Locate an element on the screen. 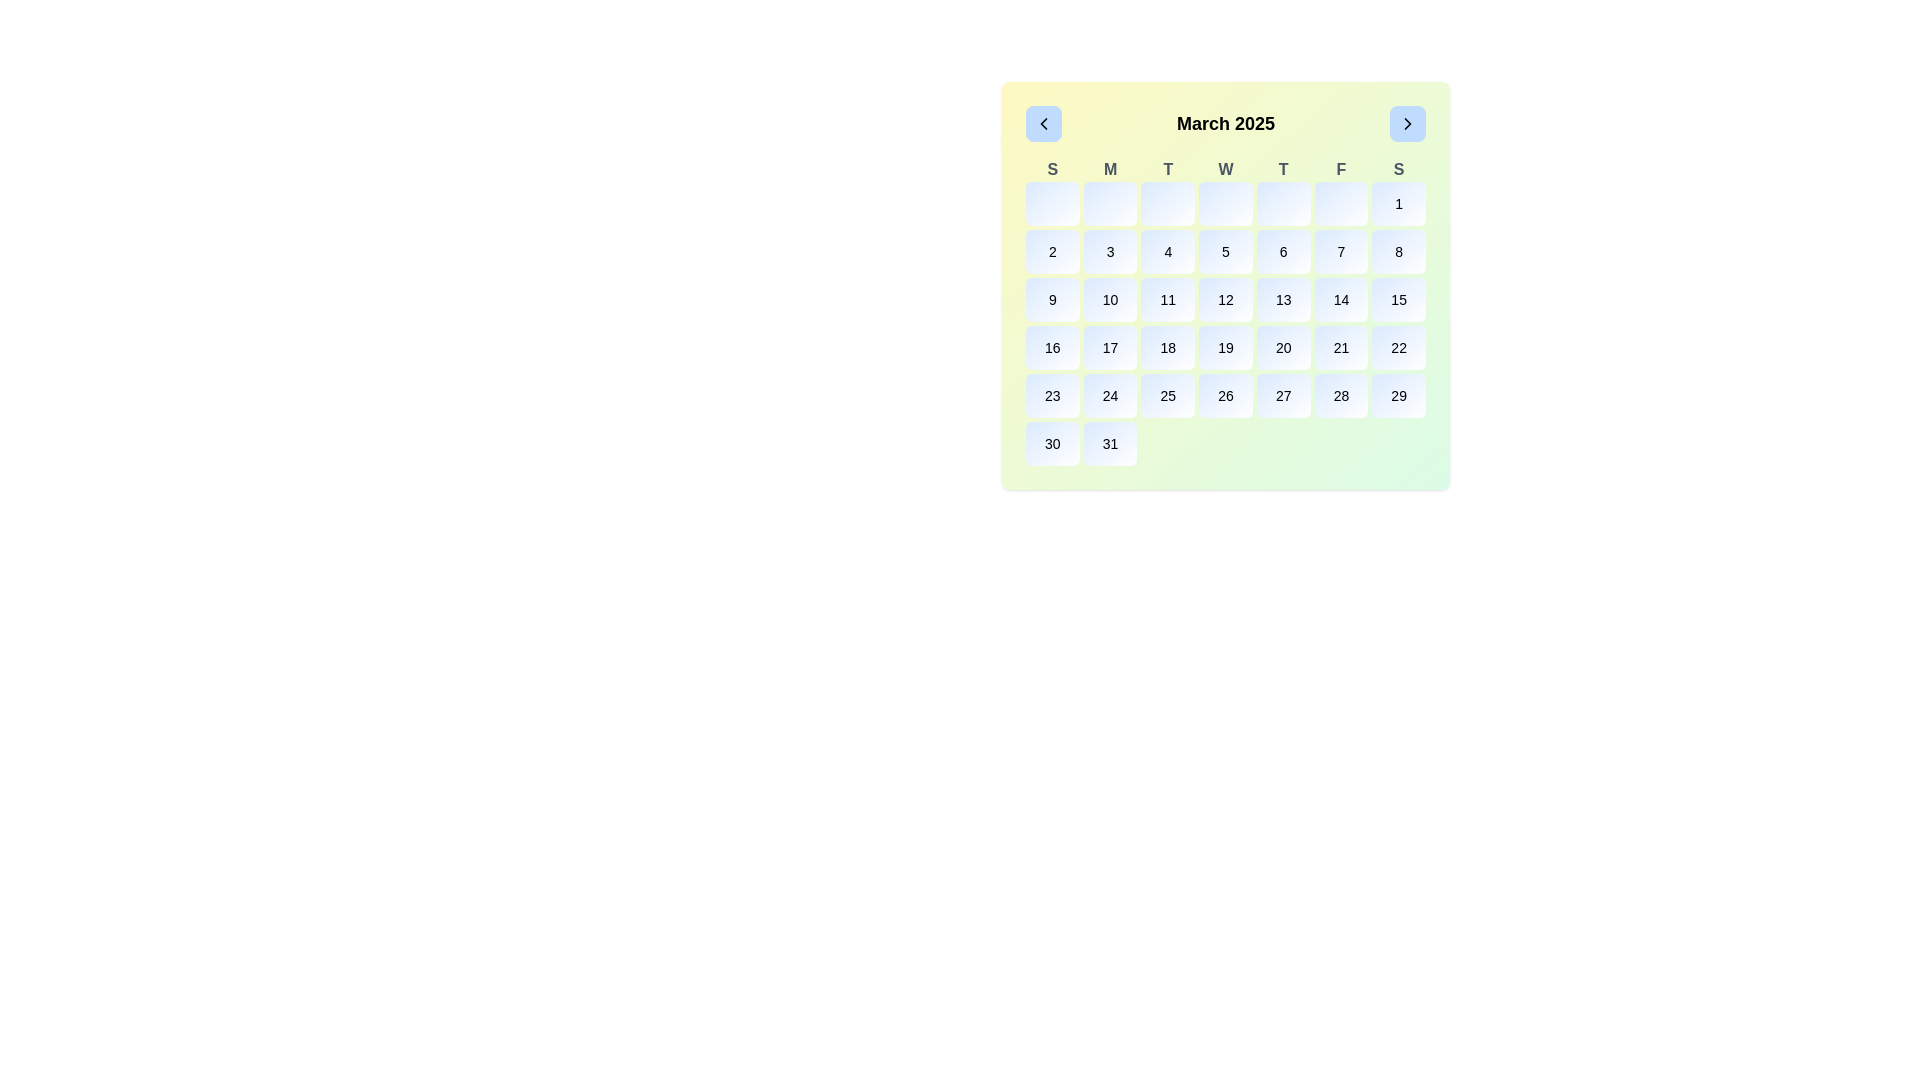 Image resolution: width=1920 pixels, height=1080 pixels. the button representing the date '31' is located at coordinates (1109, 442).